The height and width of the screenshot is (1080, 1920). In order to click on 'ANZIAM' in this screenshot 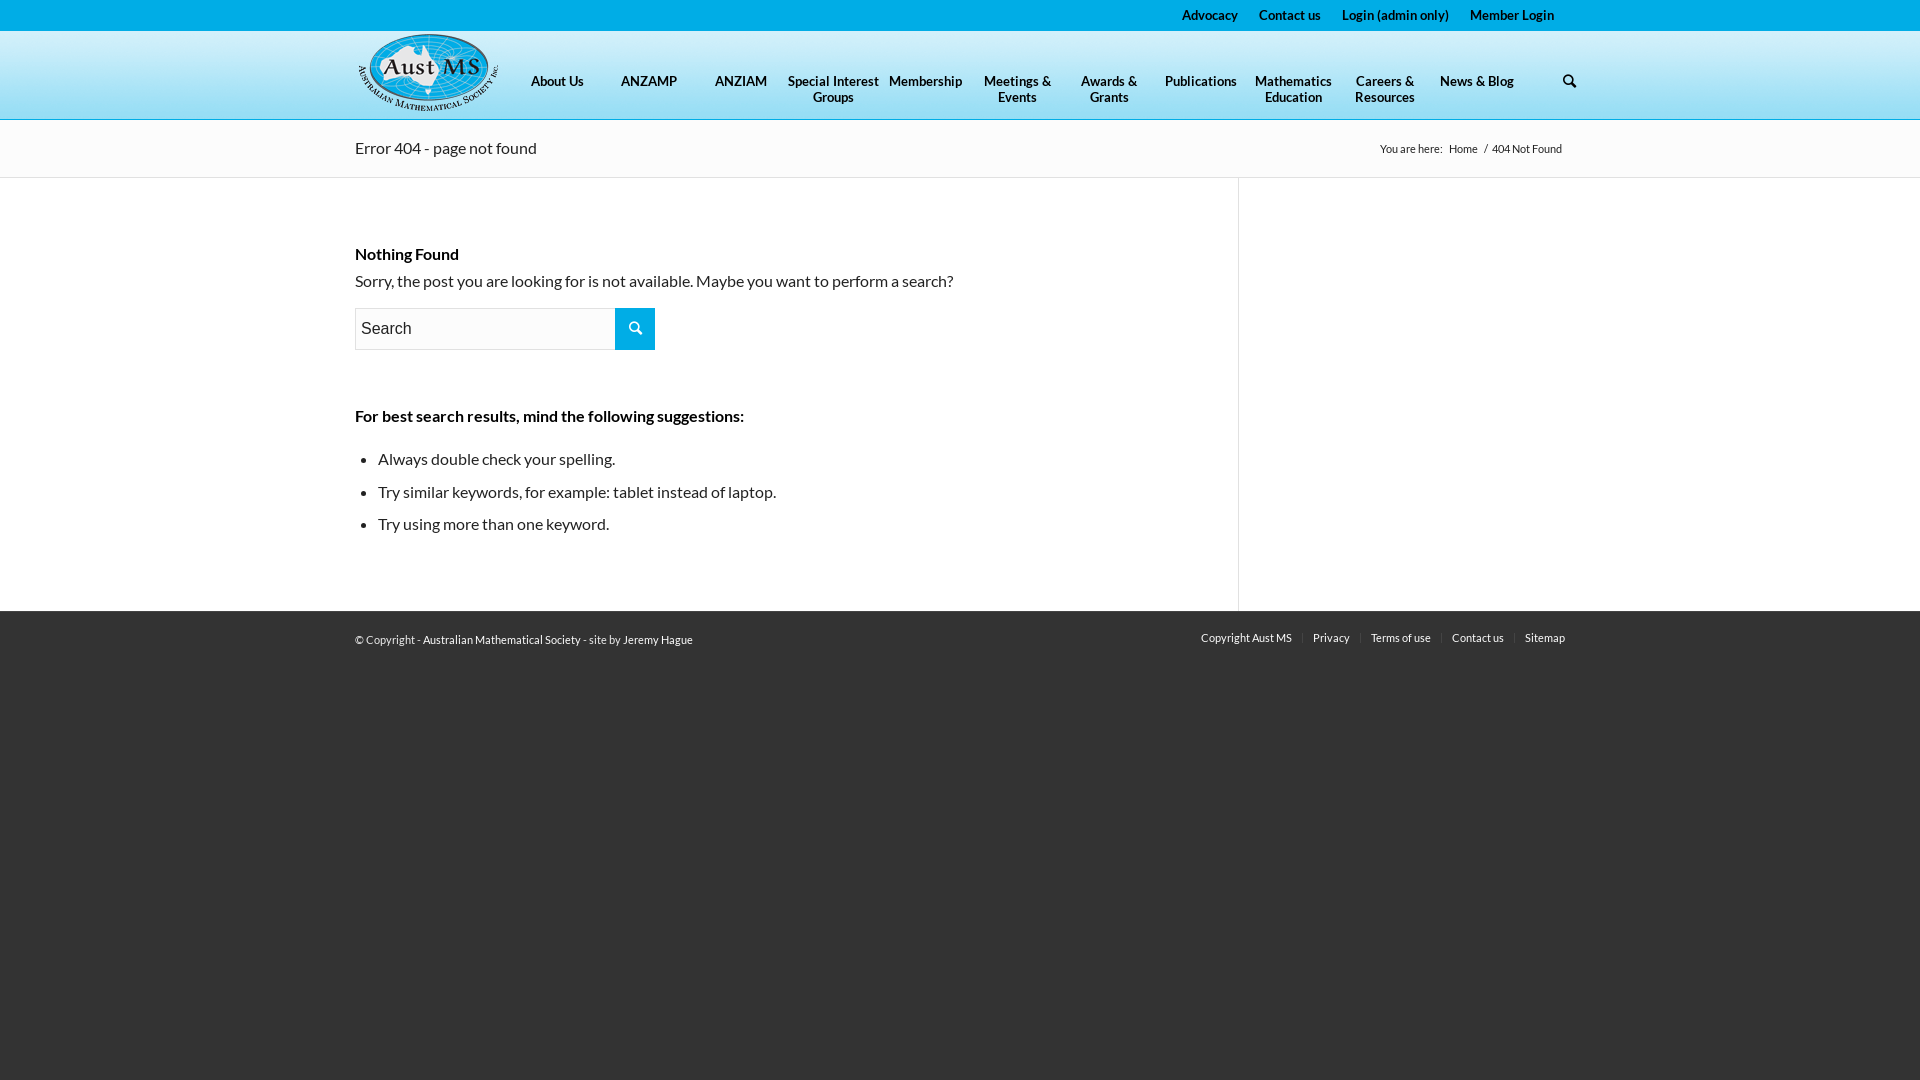, I will do `click(739, 95)`.